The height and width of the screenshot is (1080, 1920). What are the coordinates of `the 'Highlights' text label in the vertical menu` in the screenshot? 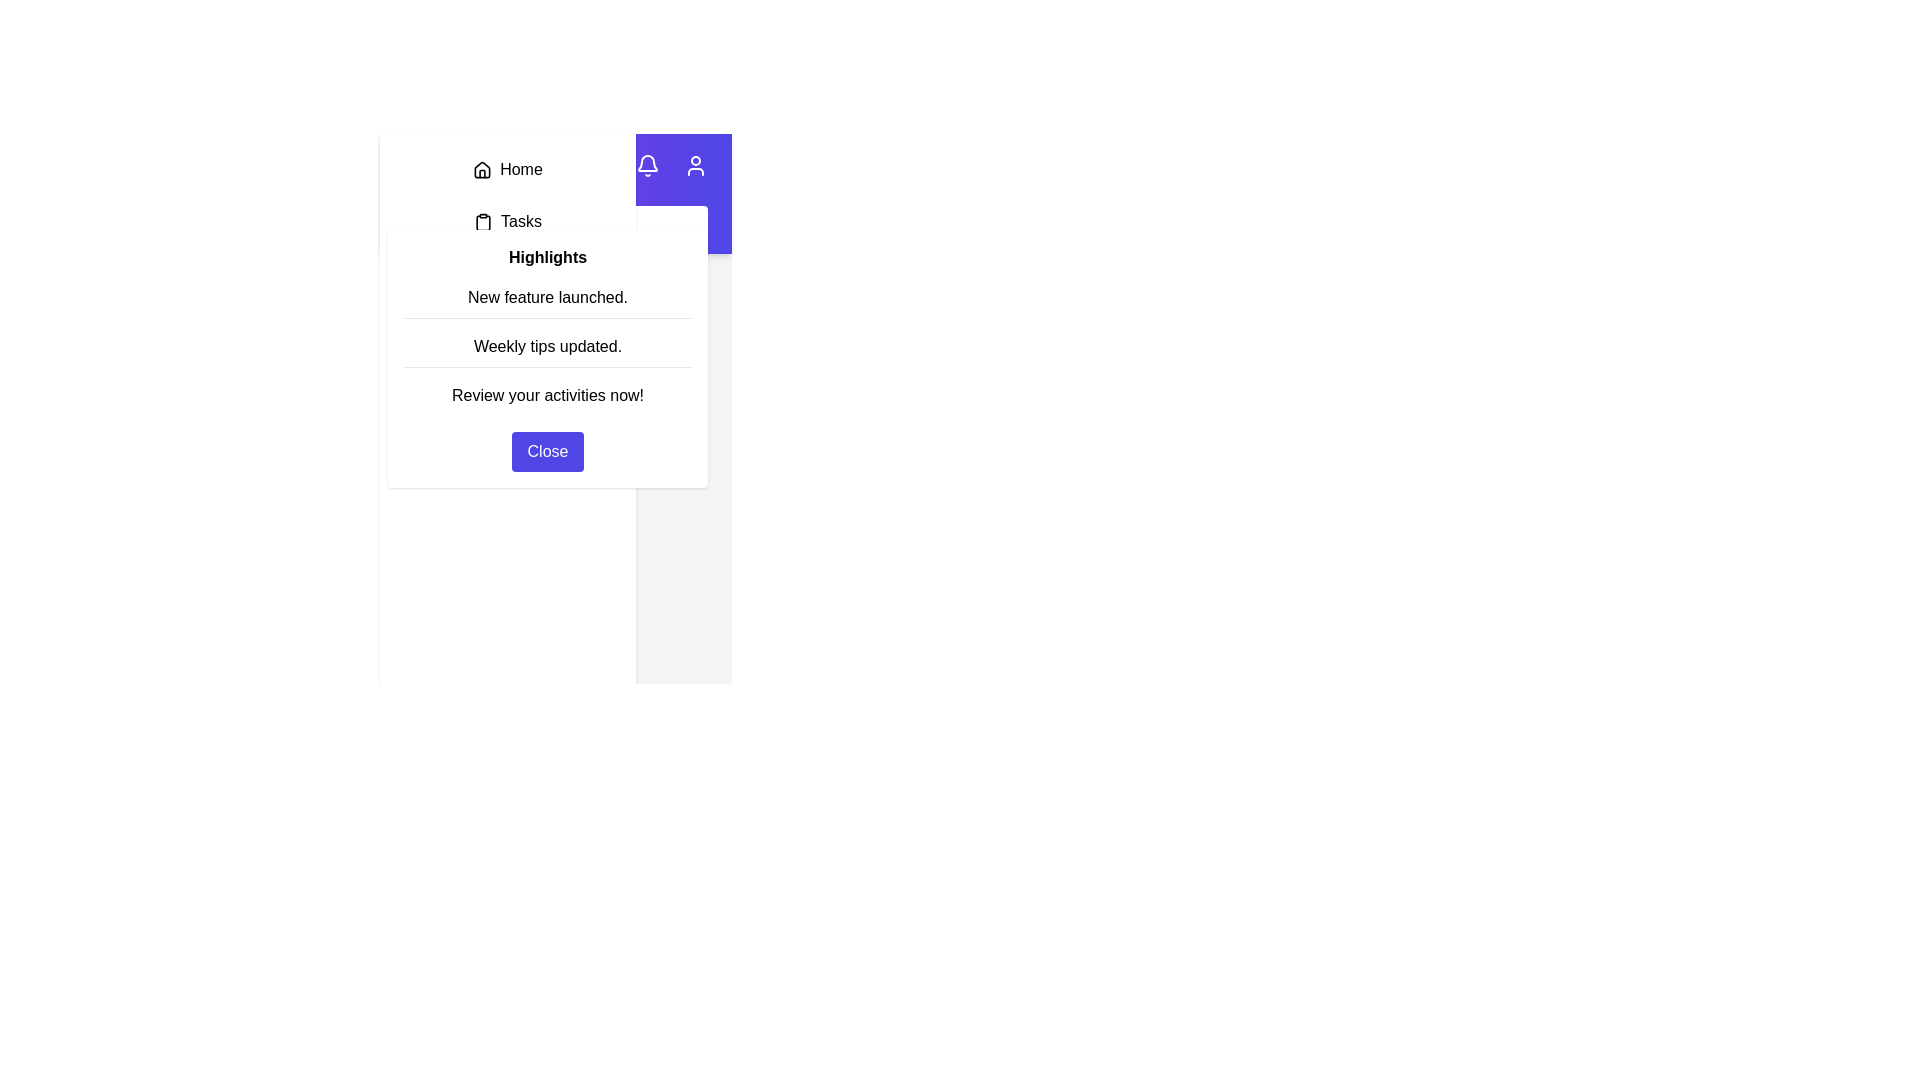 It's located at (508, 273).